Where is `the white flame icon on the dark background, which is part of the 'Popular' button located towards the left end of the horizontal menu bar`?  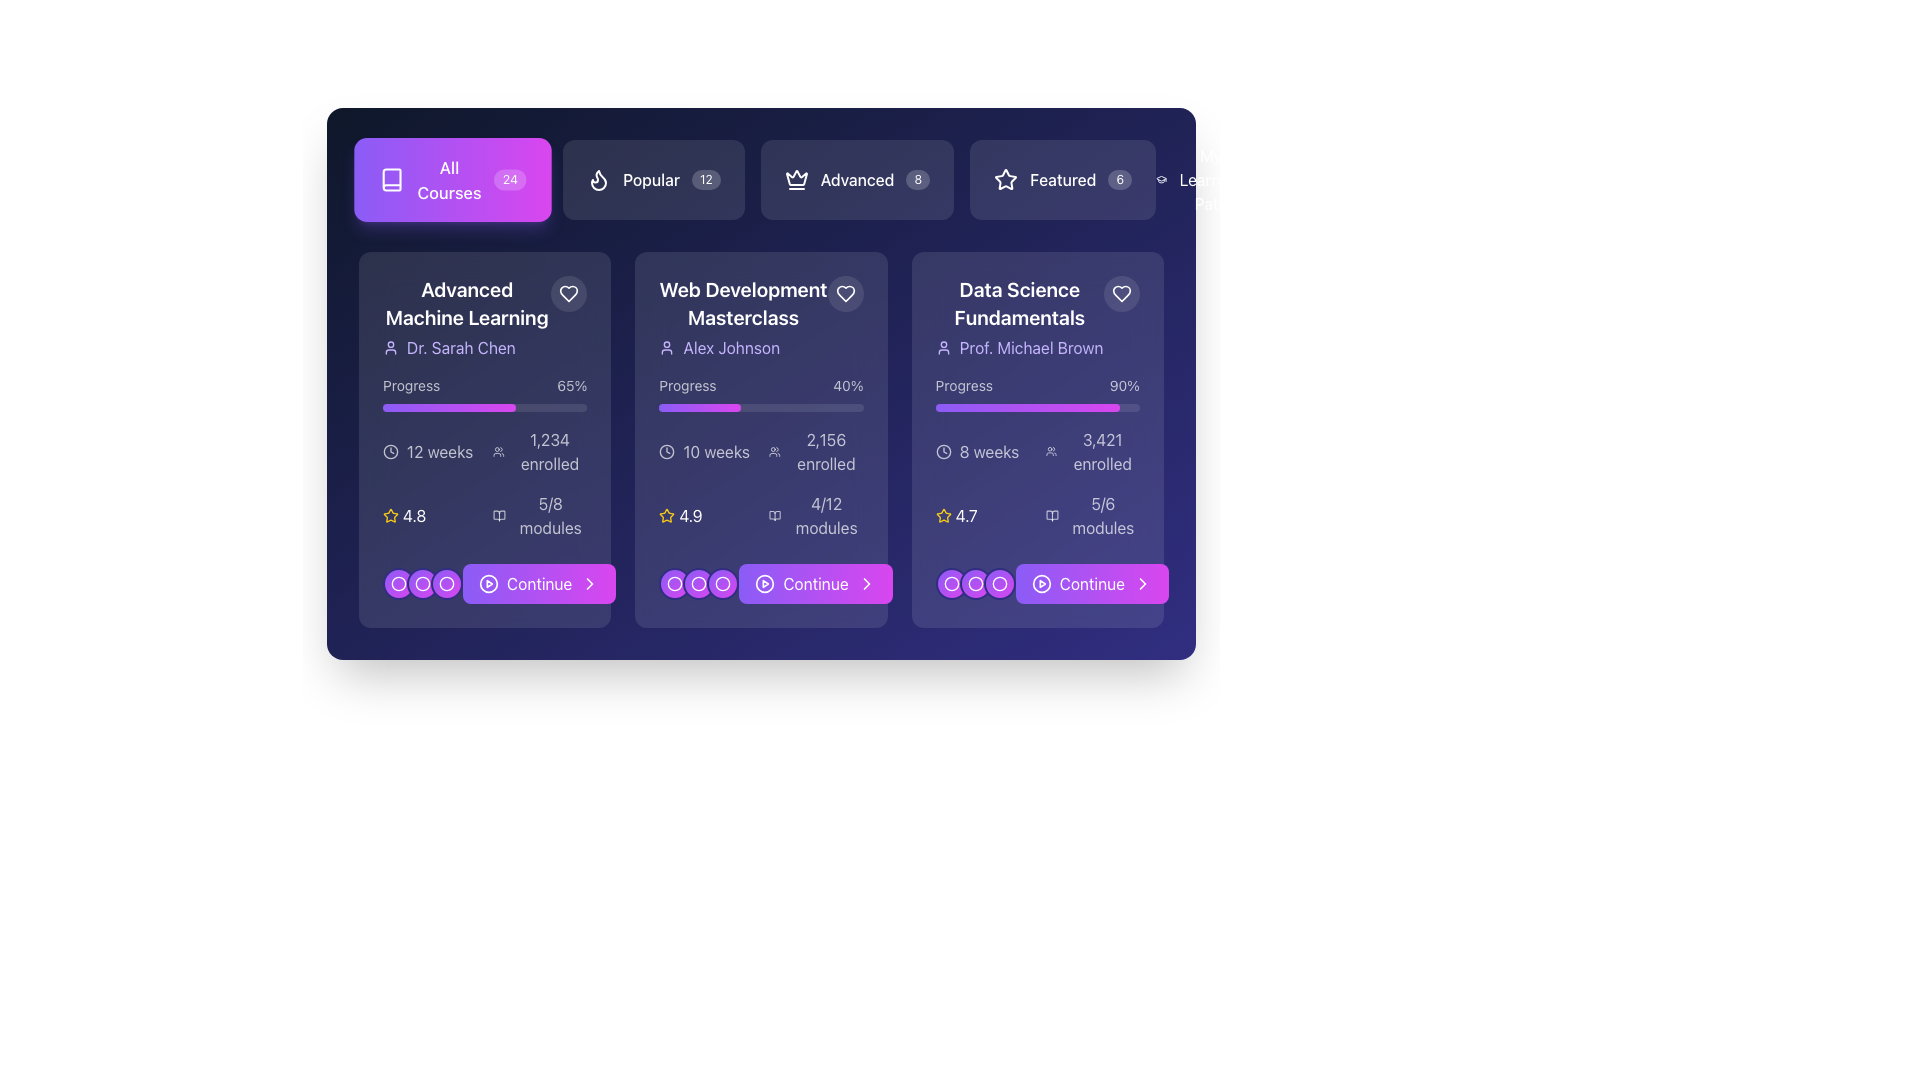
the white flame icon on the dark background, which is part of the 'Popular' button located towards the left end of the horizontal menu bar is located at coordinates (598, 180).